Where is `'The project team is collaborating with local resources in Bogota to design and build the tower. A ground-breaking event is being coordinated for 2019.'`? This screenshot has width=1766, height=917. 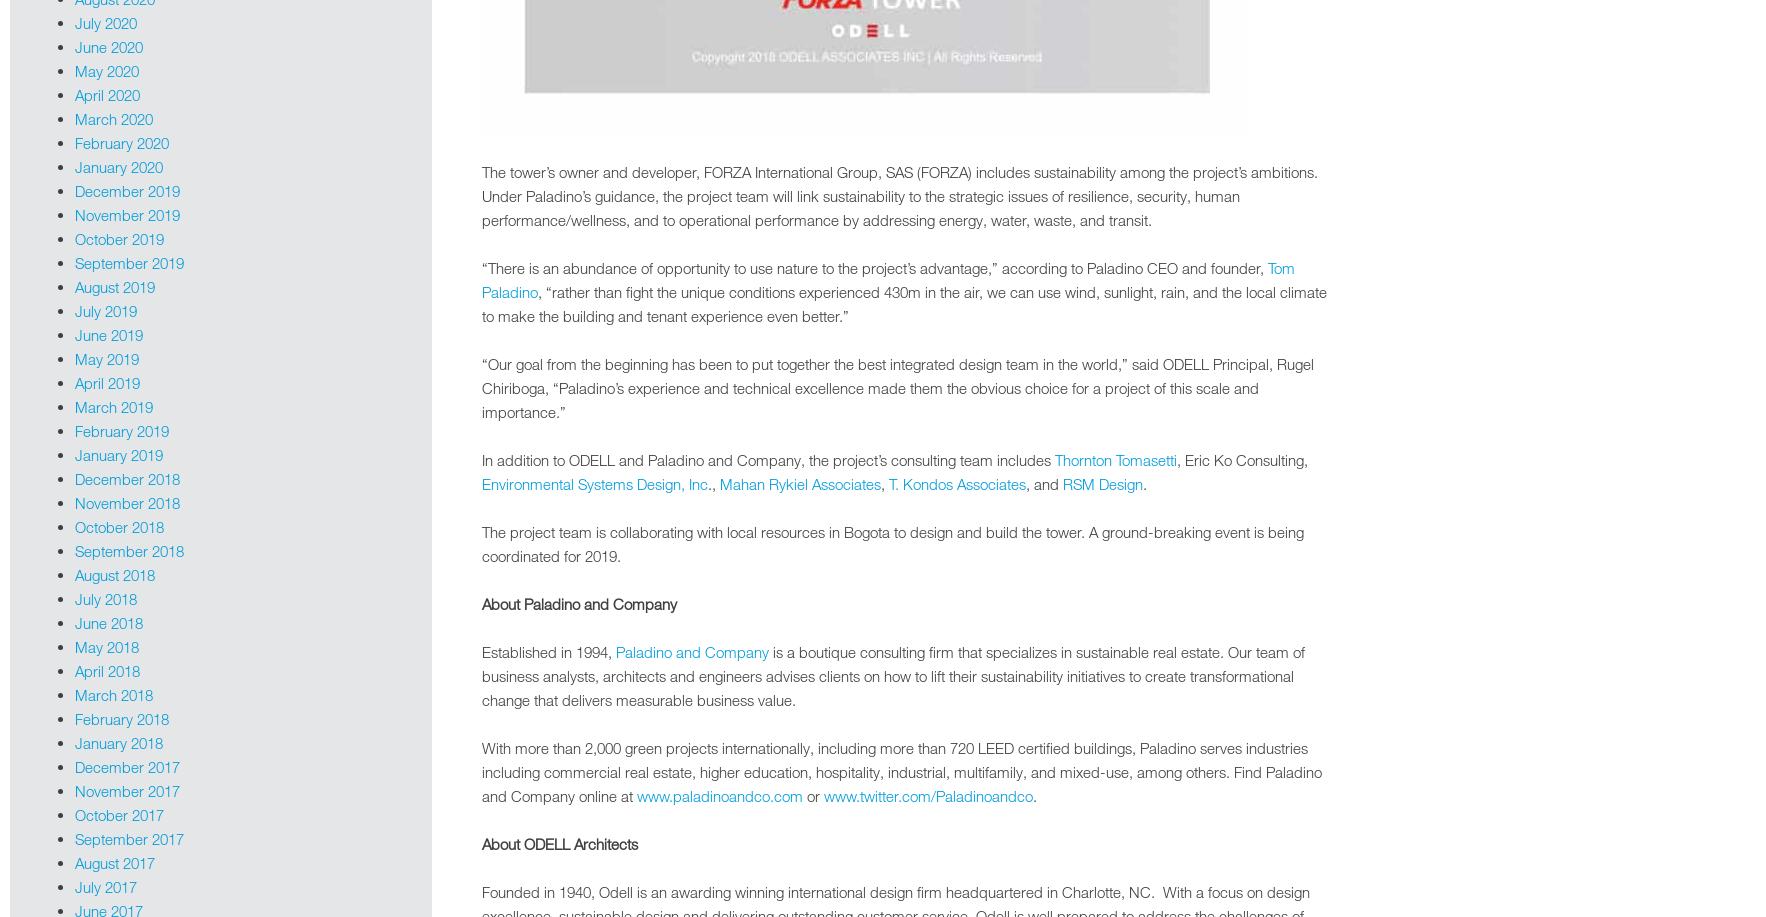
'The project team is collaborating with local resources in Bogota to design and build the tower. A ground-breaking event is being coordinated for 2019.' is located at coordinates (891, 542).